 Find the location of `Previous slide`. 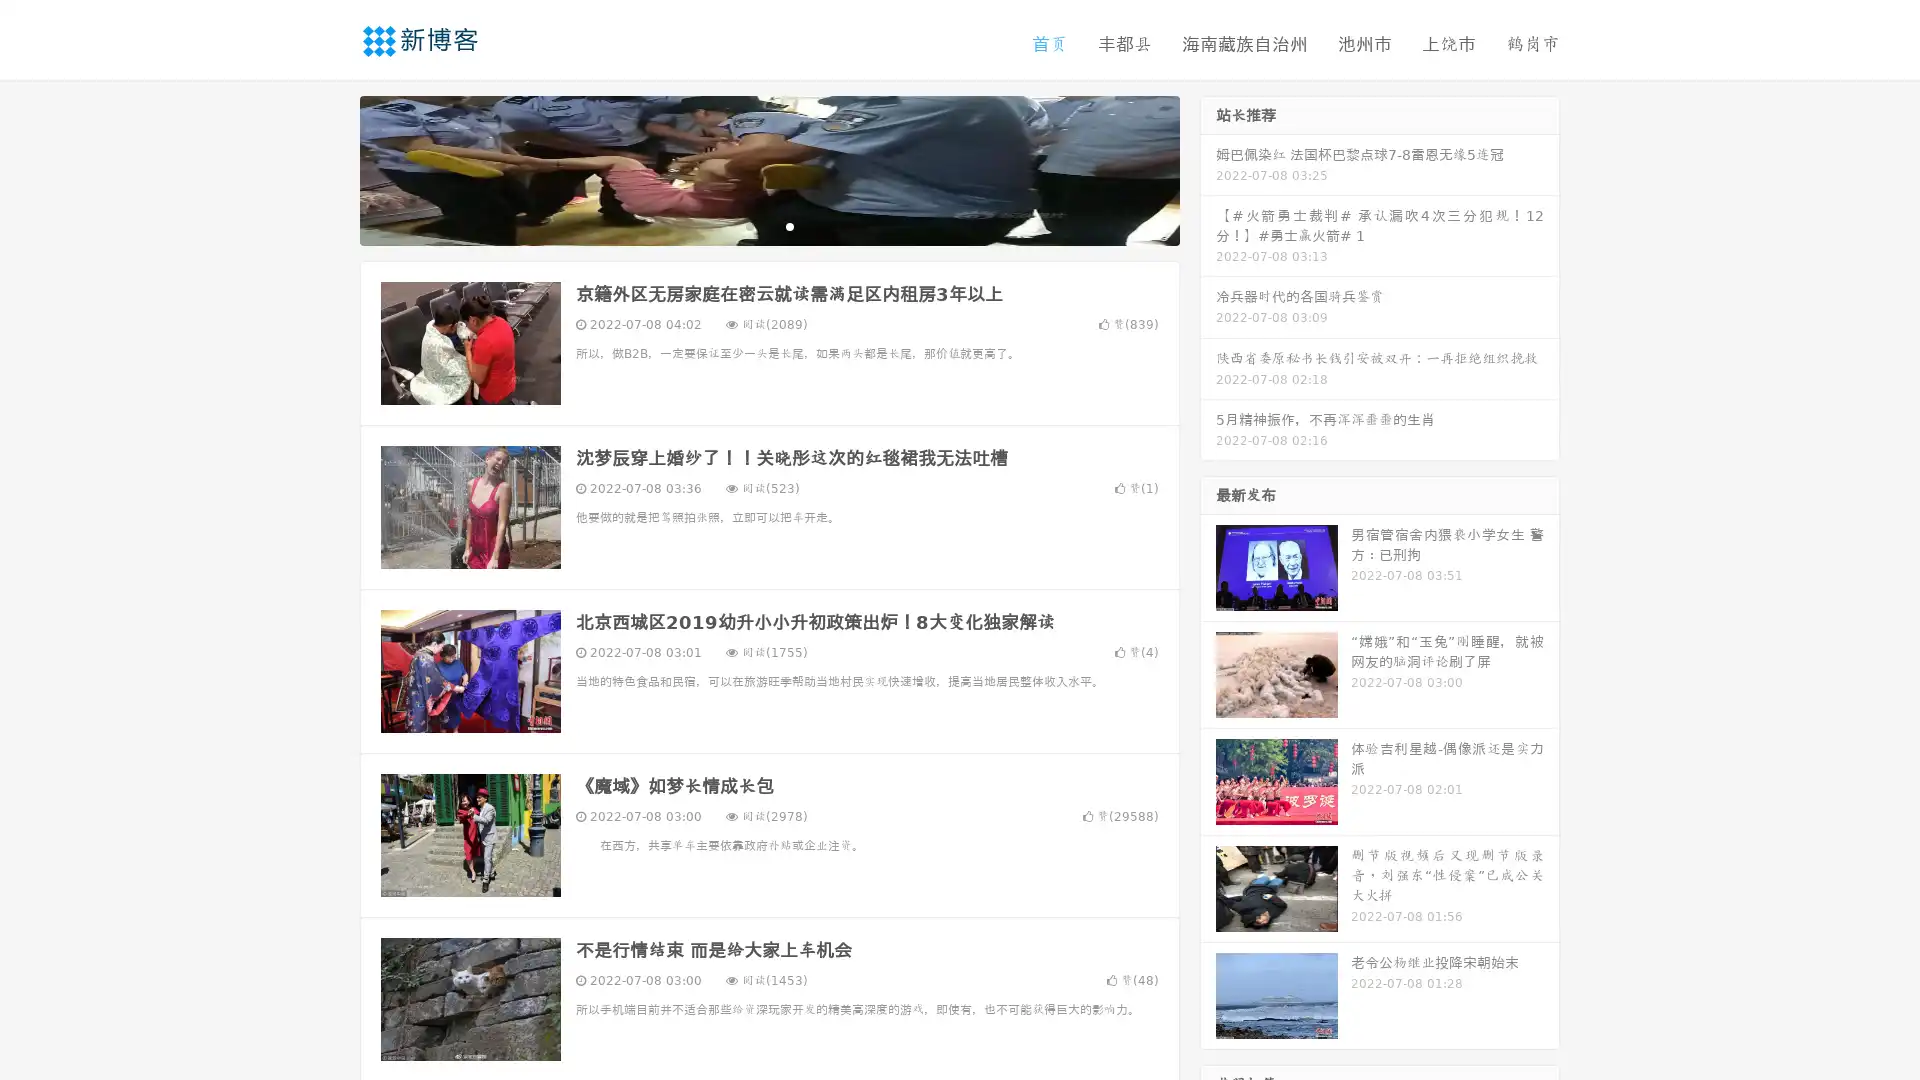

Previous slide is located at coordinates (330, 168).